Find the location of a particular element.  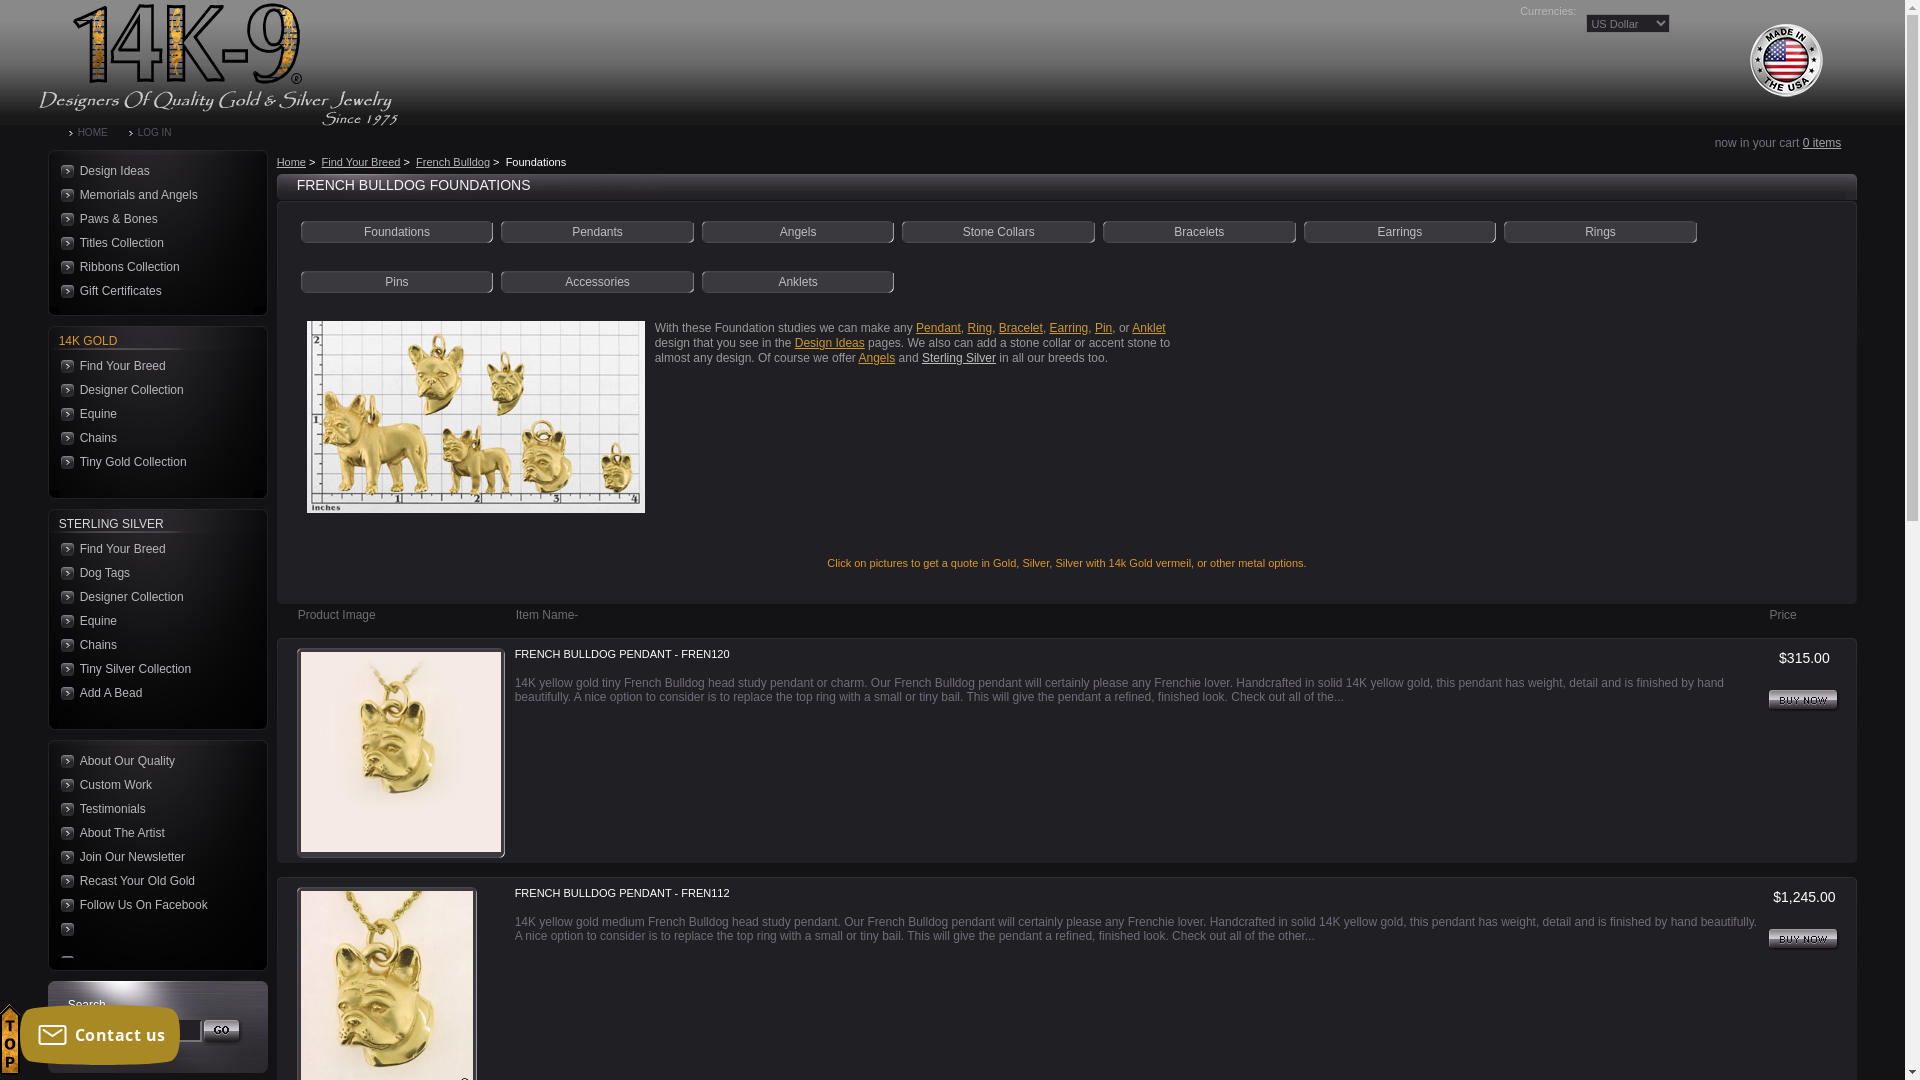

'Pendant' is located at coordinates (937, 326).